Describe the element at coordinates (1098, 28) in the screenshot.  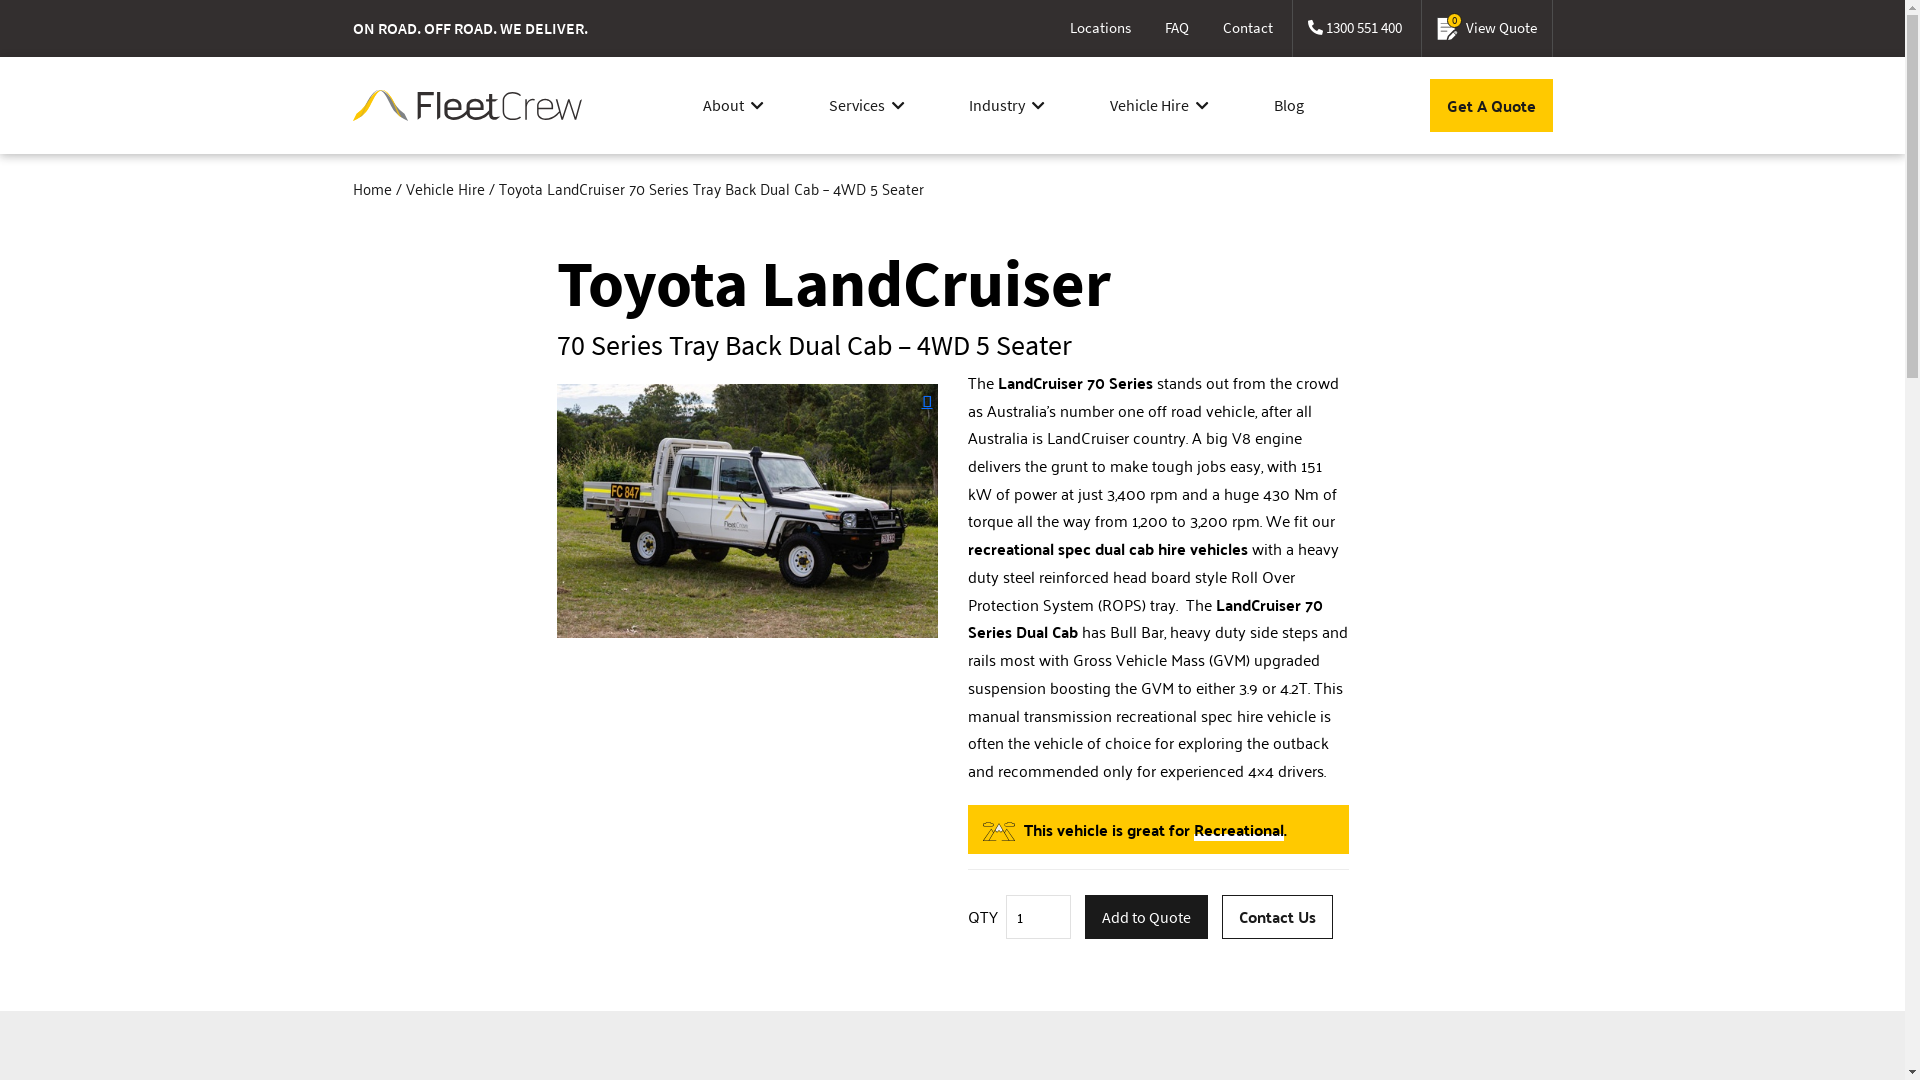
I see `'Locations'` at that location.